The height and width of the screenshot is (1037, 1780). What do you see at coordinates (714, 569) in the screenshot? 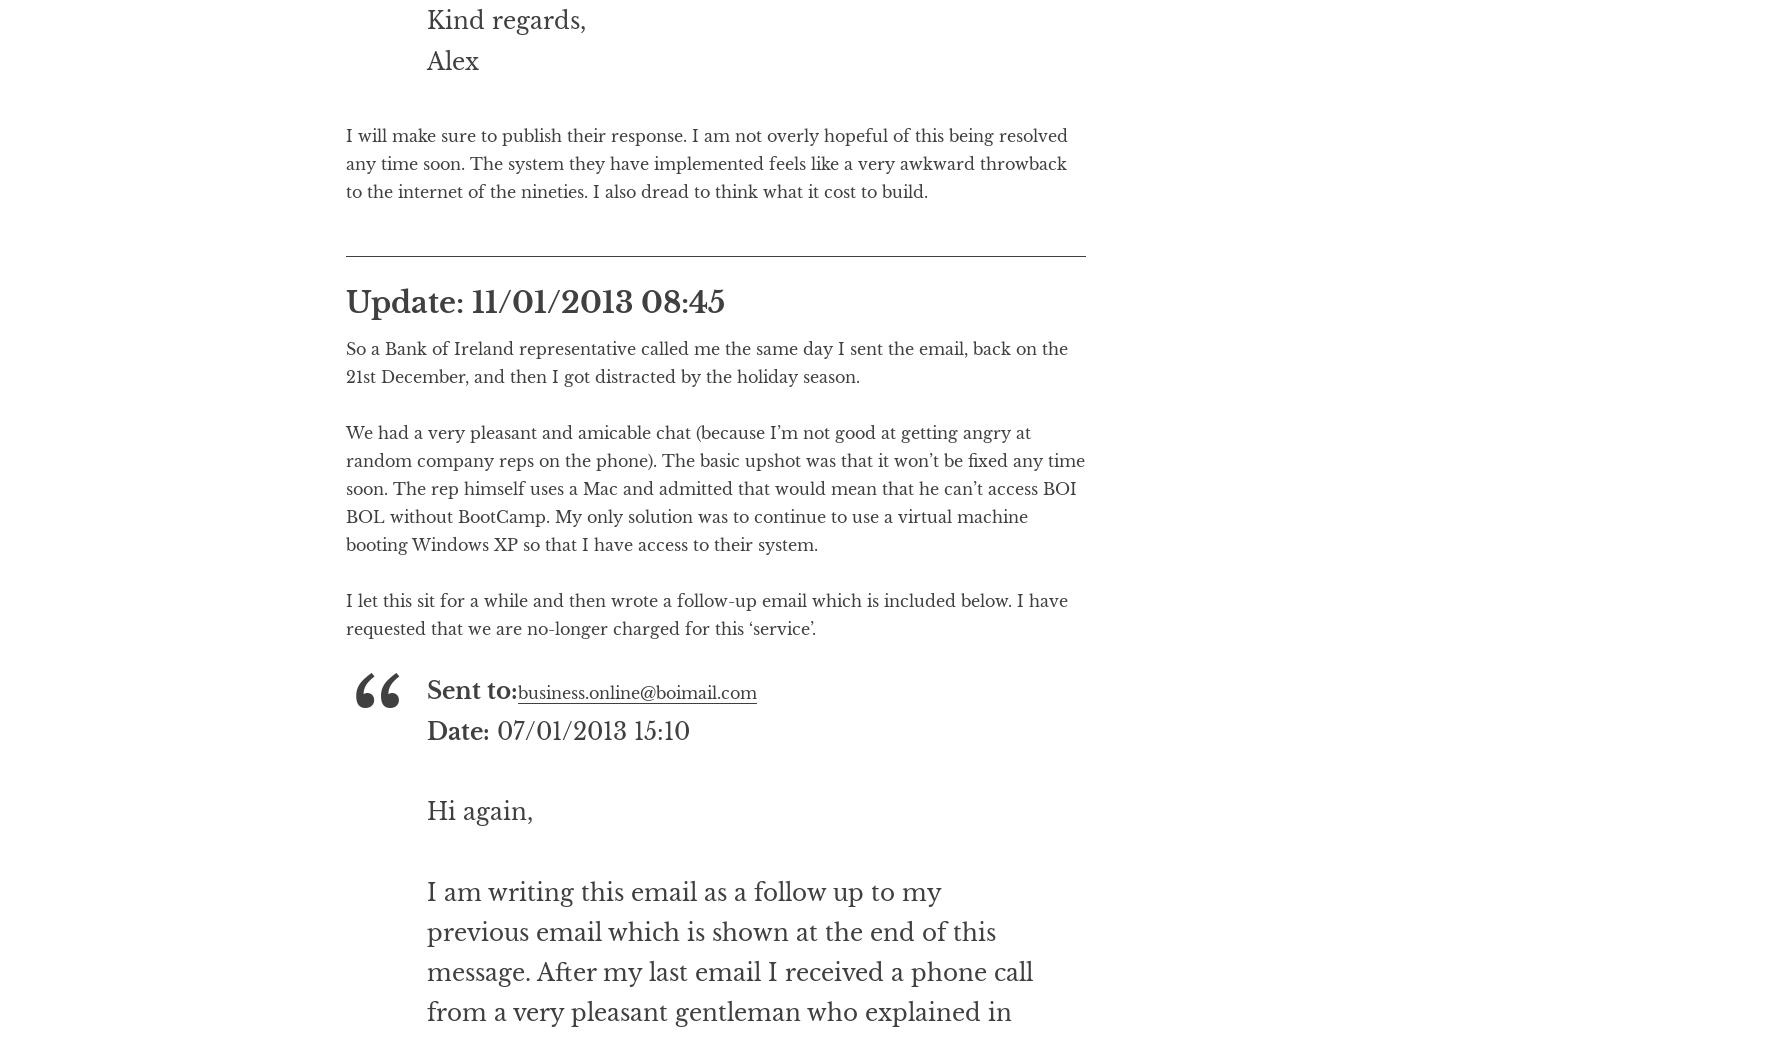
I see `'We had a very pleasant and amicable chat (because I’m not good at getting angry at random company reps on the phone). The basic upshot was that it won’t be fixed any time soon. The rep himself uses a Mac and admitted that would mean that he can’t access BOI BOL without BootCamp. My only solution was to continue to use a virtual machine booting Windows XP so that I have access to their system.'` at bounding box center [714, 569].